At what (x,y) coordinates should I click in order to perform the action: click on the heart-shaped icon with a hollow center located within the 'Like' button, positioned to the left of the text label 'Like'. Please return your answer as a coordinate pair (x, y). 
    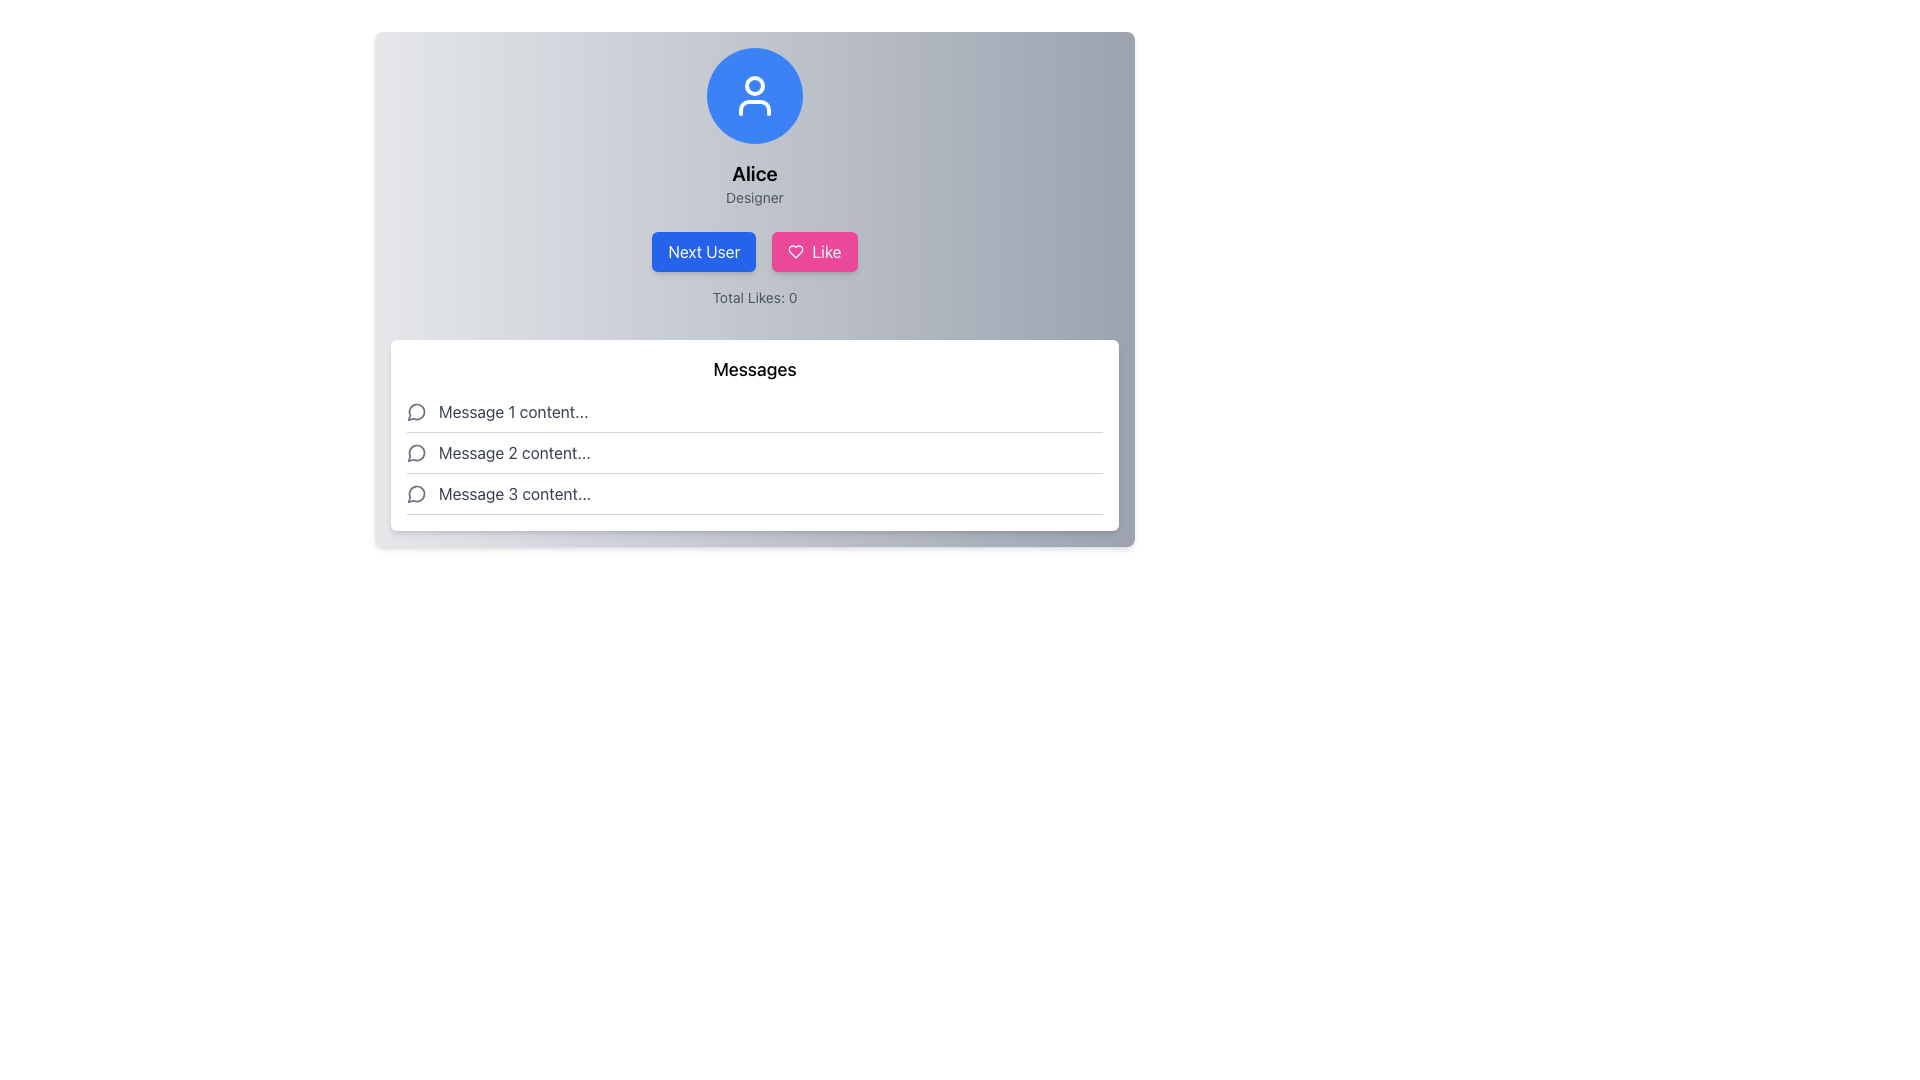
    Looking at the image, I should click on (795, 250).